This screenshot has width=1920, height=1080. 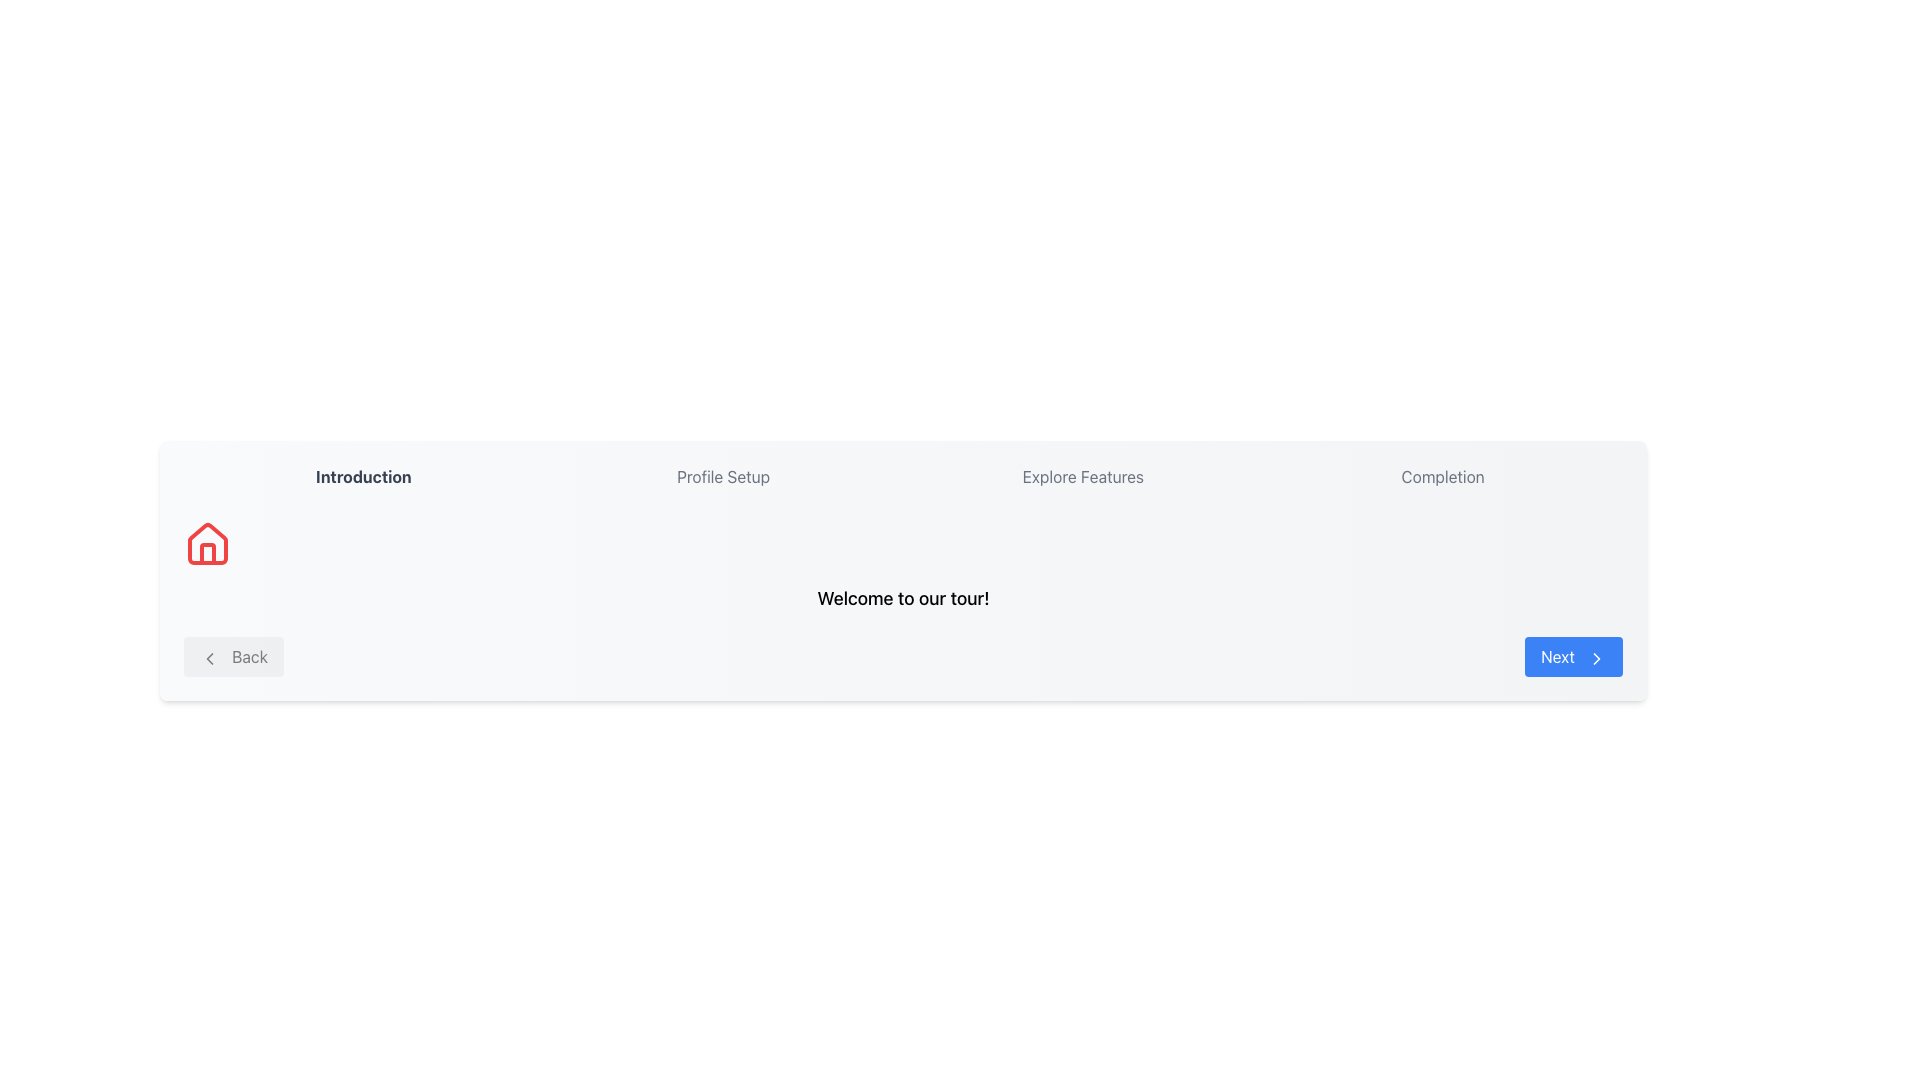 I want to click on the text label 'Profile Setup', which is the second item in a horizontally aligned list of menu options, located to the right of 'Introduction' and to the left of 'Explore Features', so click(x=722, y=477).